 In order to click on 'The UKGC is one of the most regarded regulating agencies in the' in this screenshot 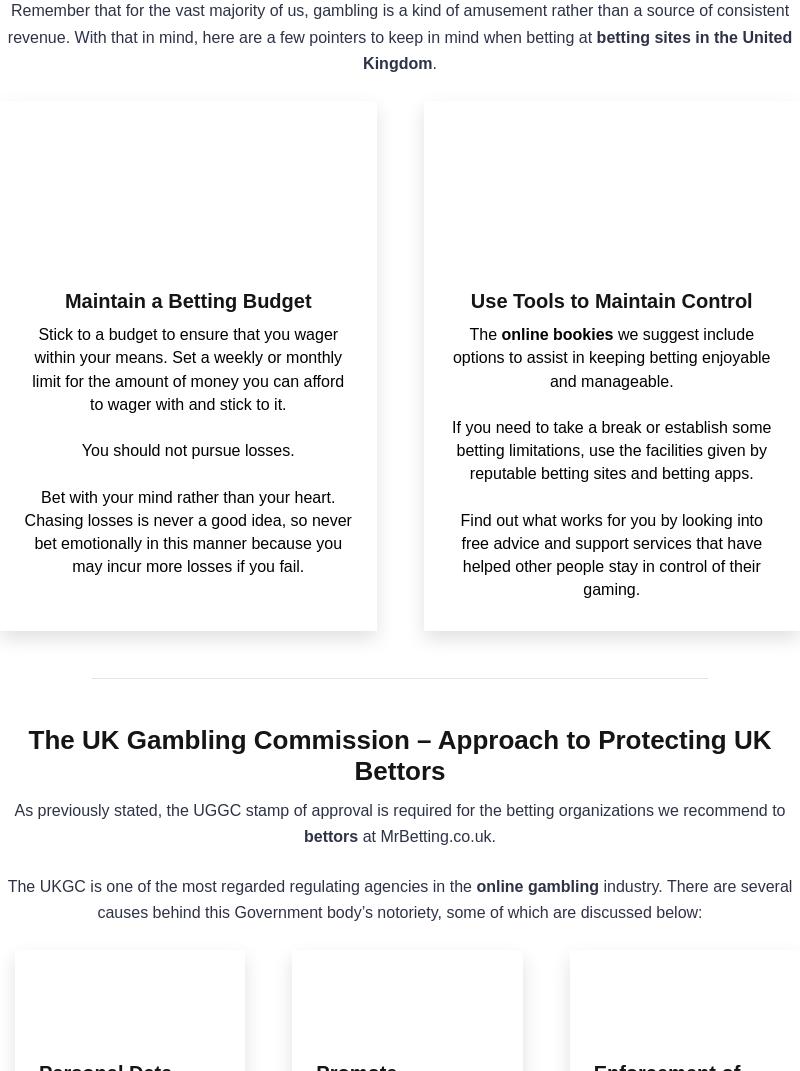, I will do `click(240, 885)`.